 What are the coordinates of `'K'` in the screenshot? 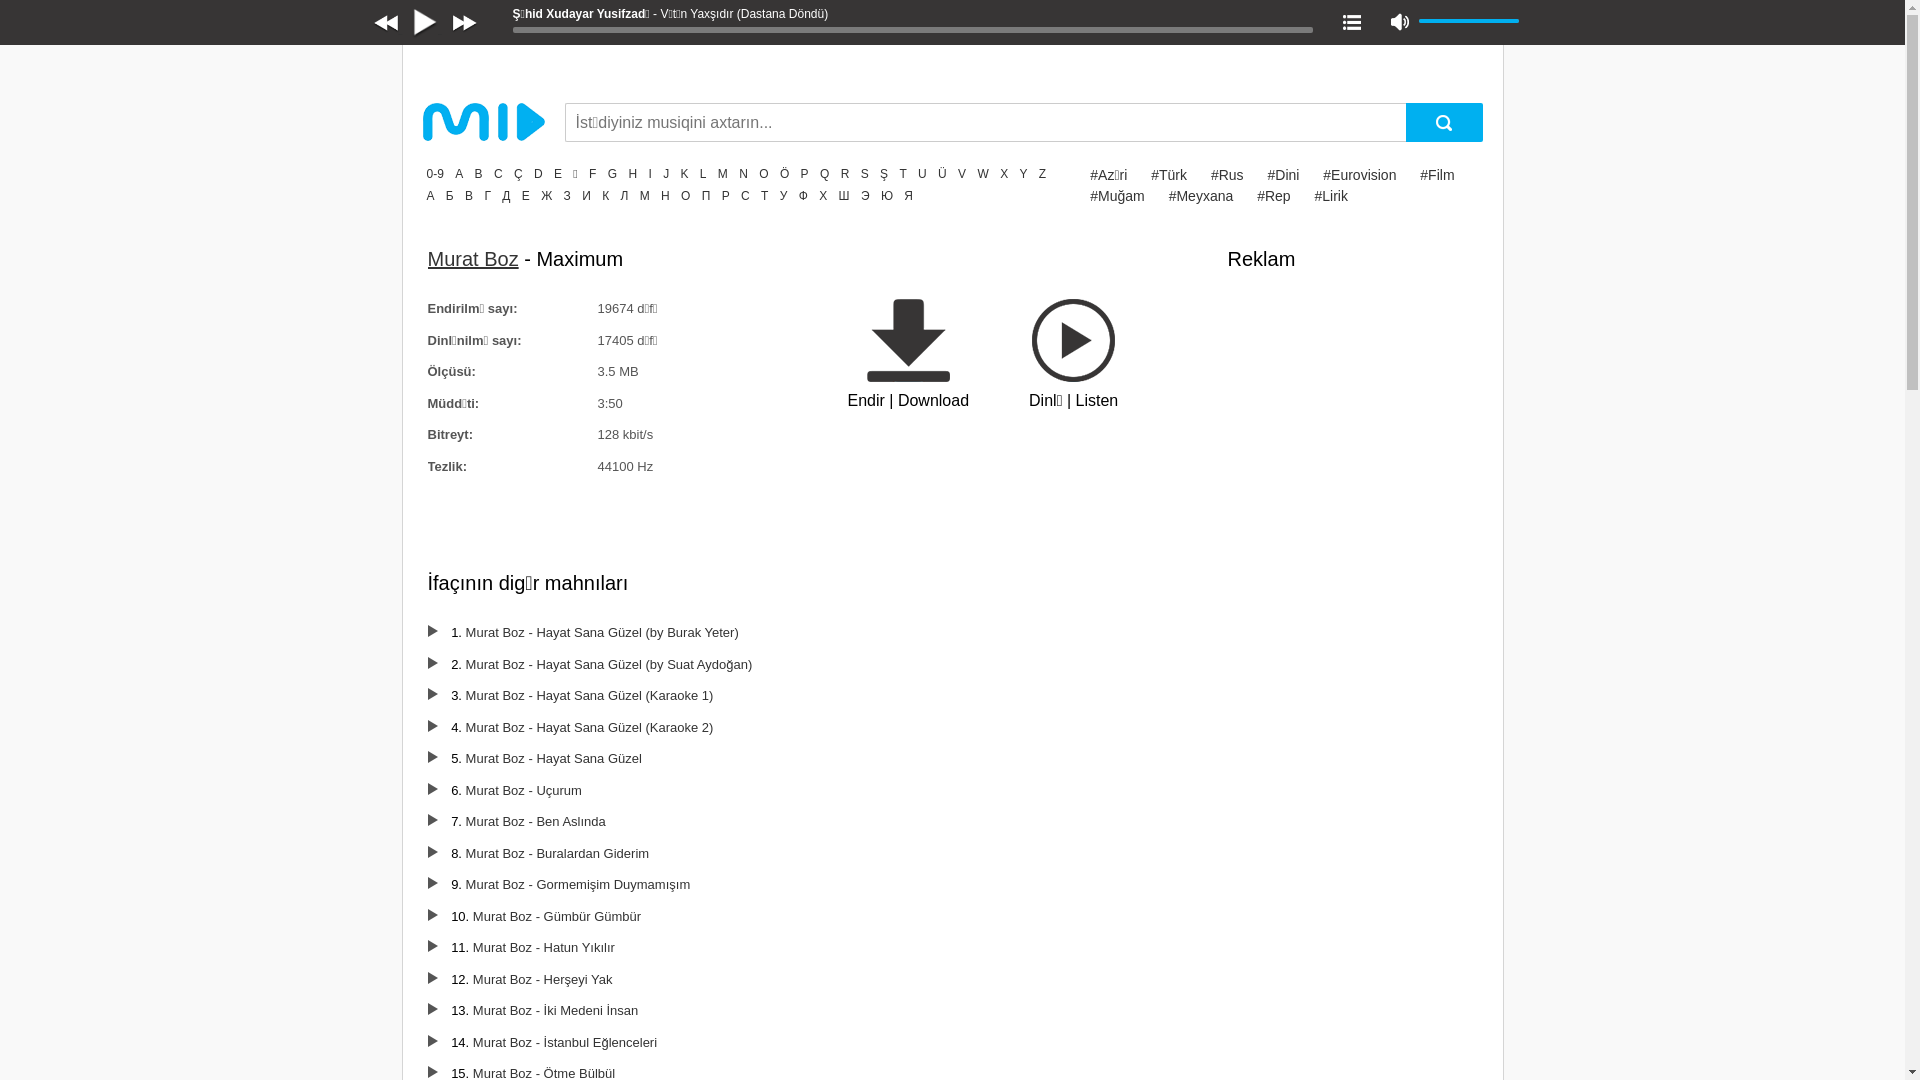 It's located at (684, 172).